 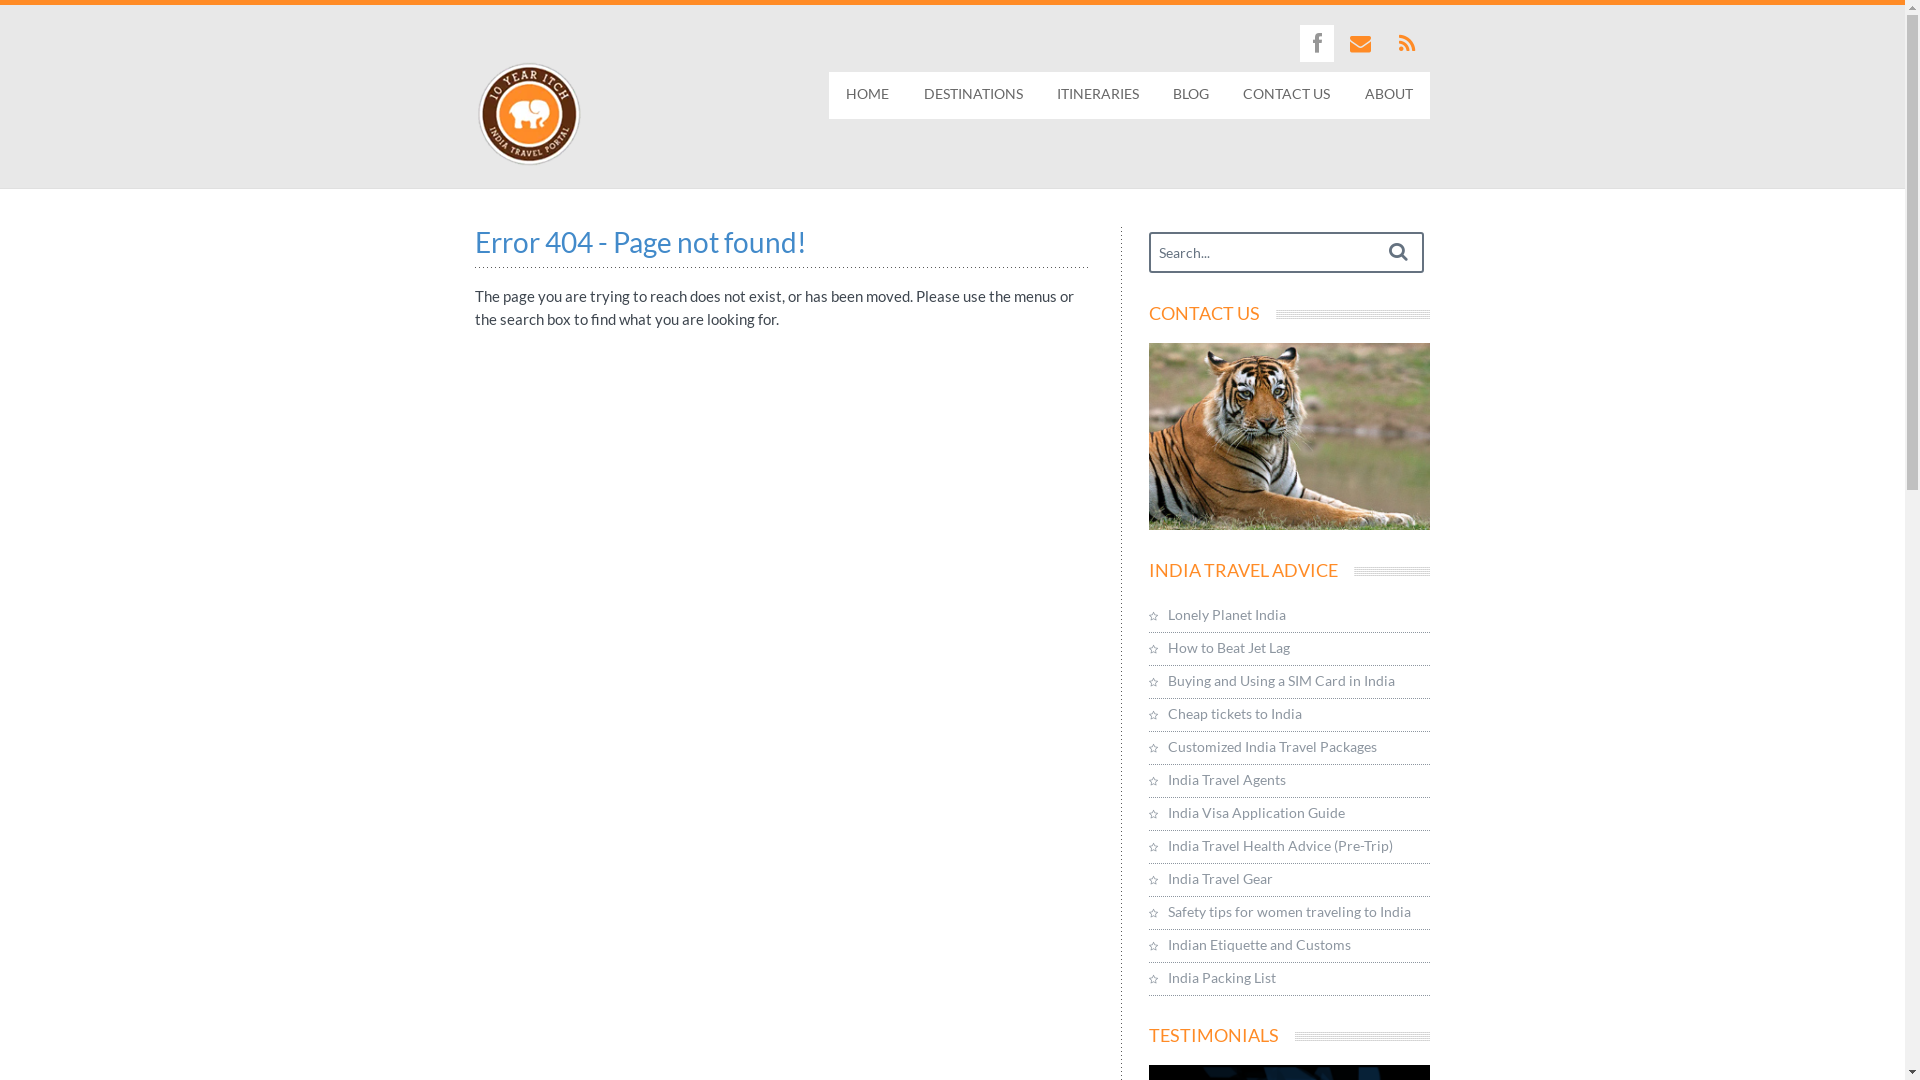 I want to click on 'Contact Us', so click(x=1289, y=435).